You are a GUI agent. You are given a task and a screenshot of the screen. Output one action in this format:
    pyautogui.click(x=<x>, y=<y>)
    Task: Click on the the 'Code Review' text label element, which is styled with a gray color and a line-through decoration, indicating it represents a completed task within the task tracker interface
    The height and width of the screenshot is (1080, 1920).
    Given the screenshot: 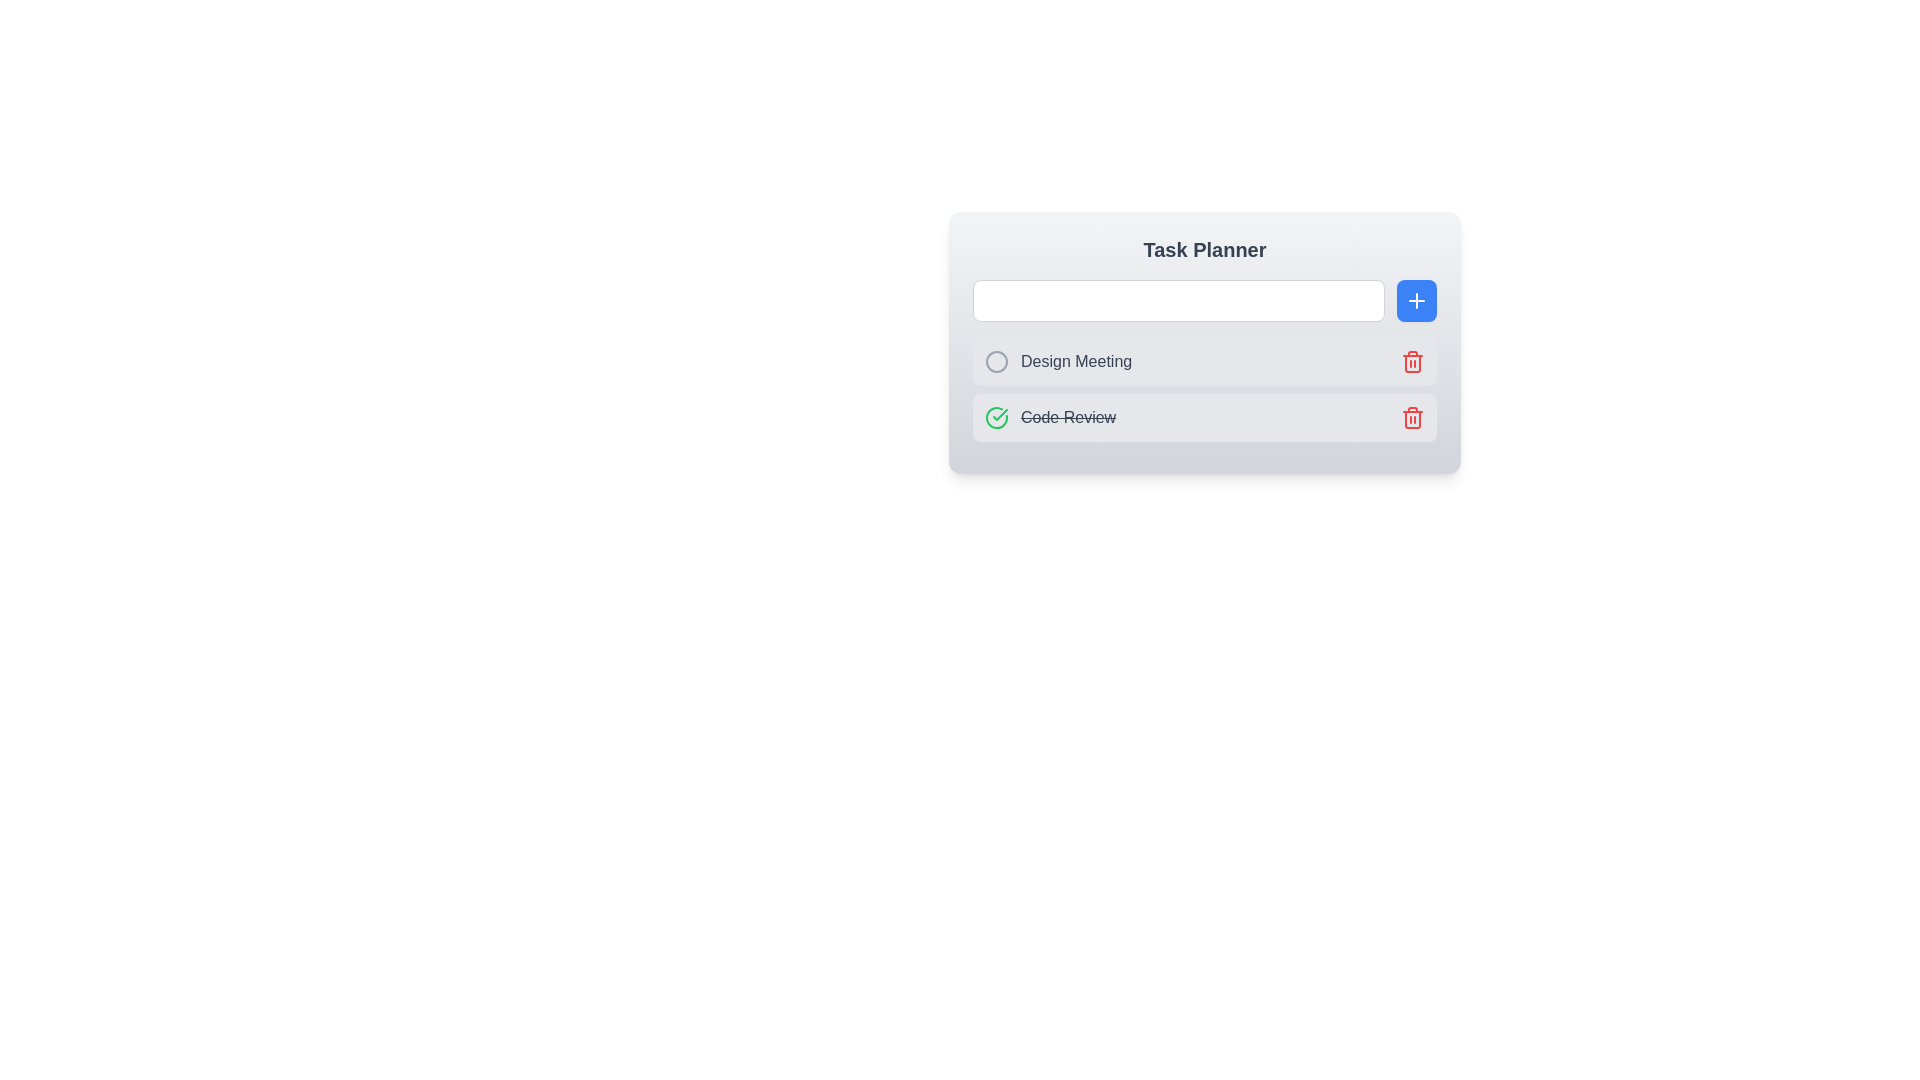 What is the action you would take?
    pyautogui.click(x=1067, y=416)
    